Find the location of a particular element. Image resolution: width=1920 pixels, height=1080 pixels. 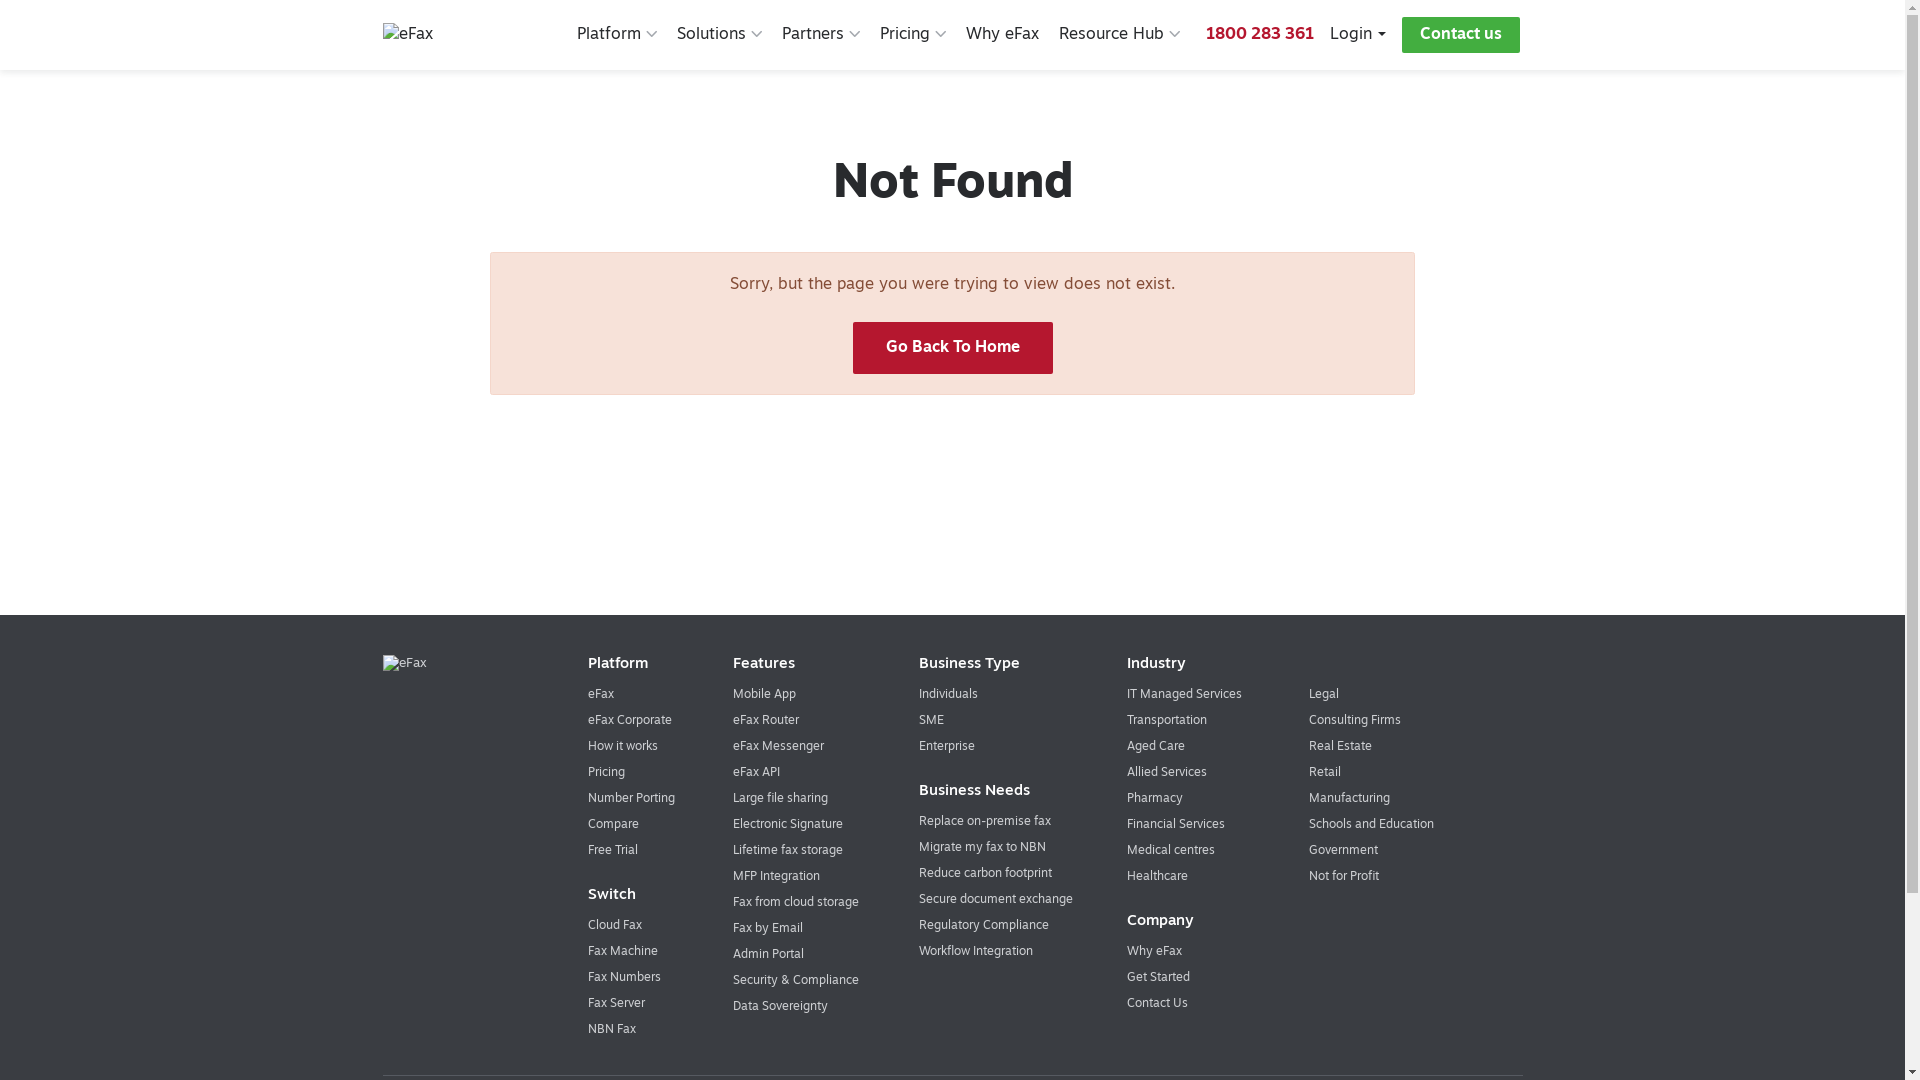

'Cloud Fax' is located at coordinates (613, 925).